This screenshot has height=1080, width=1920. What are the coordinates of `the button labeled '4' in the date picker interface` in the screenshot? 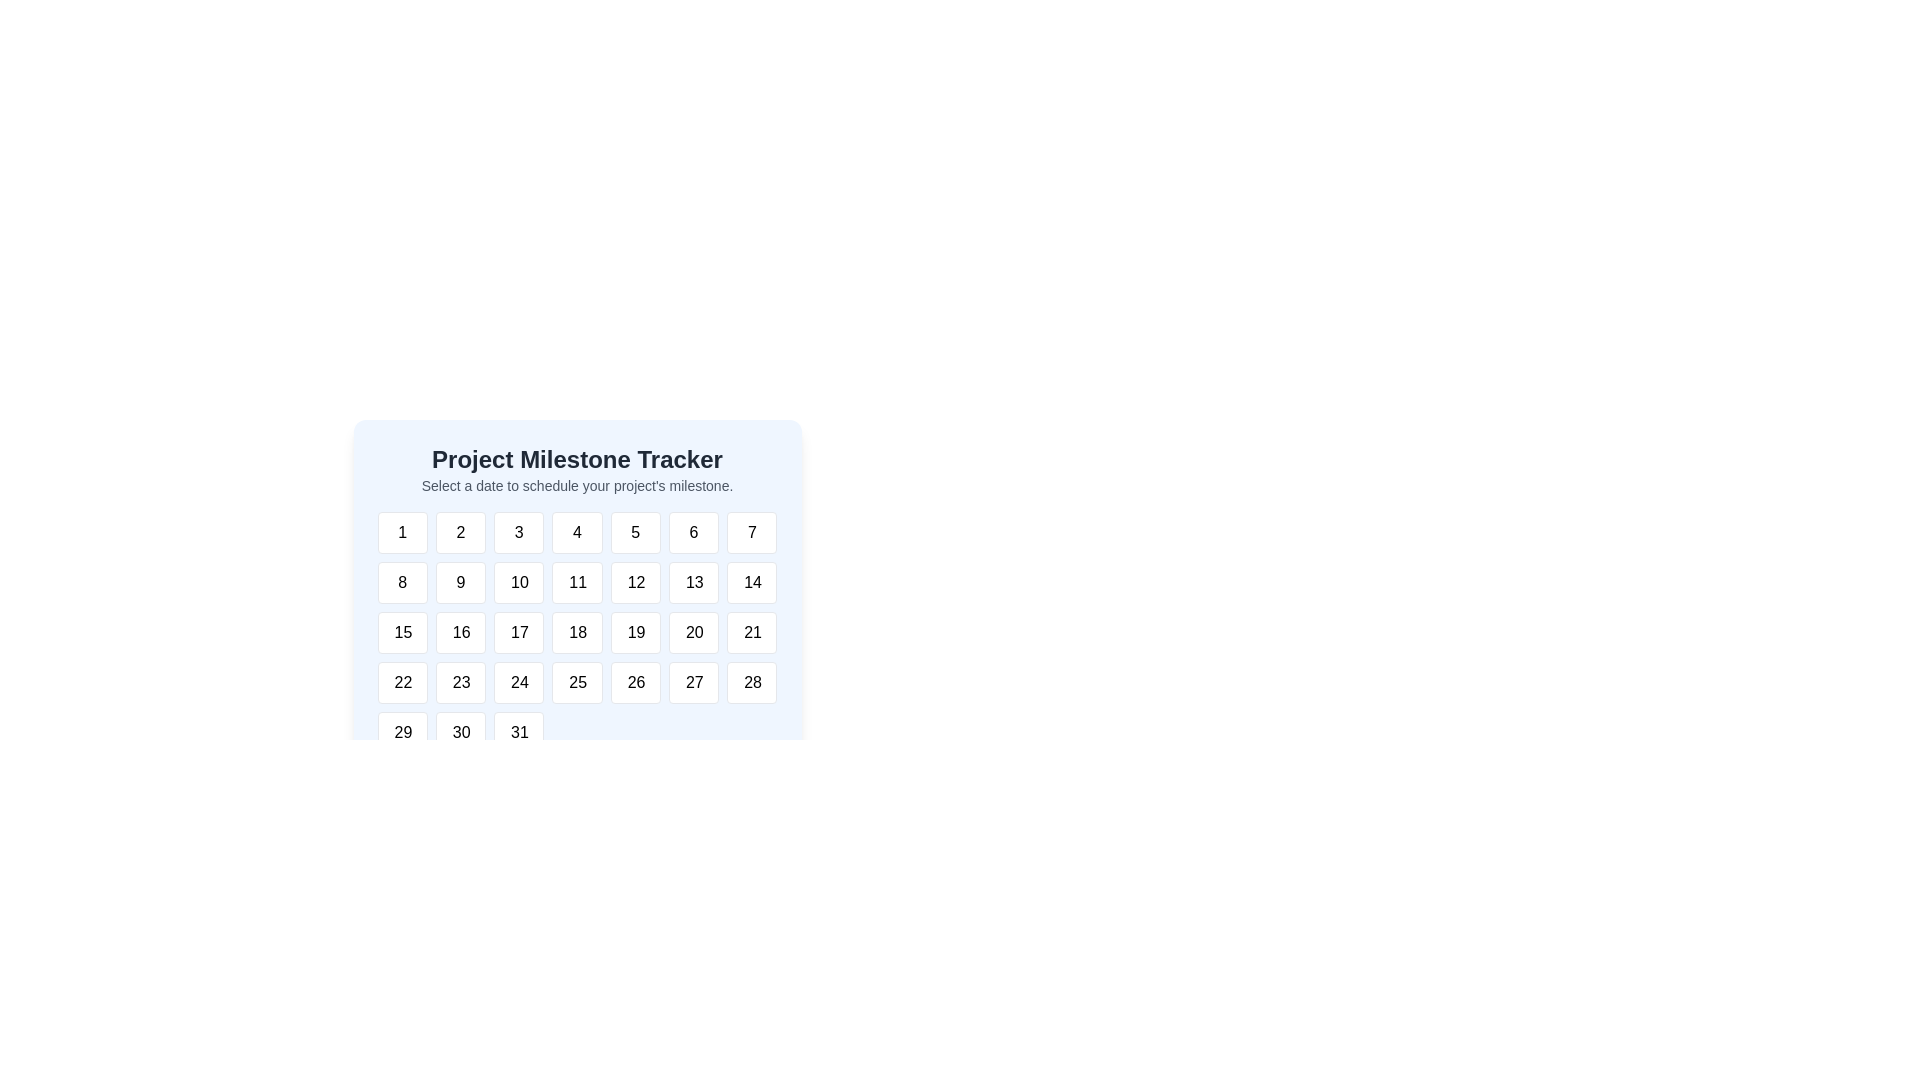 It's located at (576, 531).